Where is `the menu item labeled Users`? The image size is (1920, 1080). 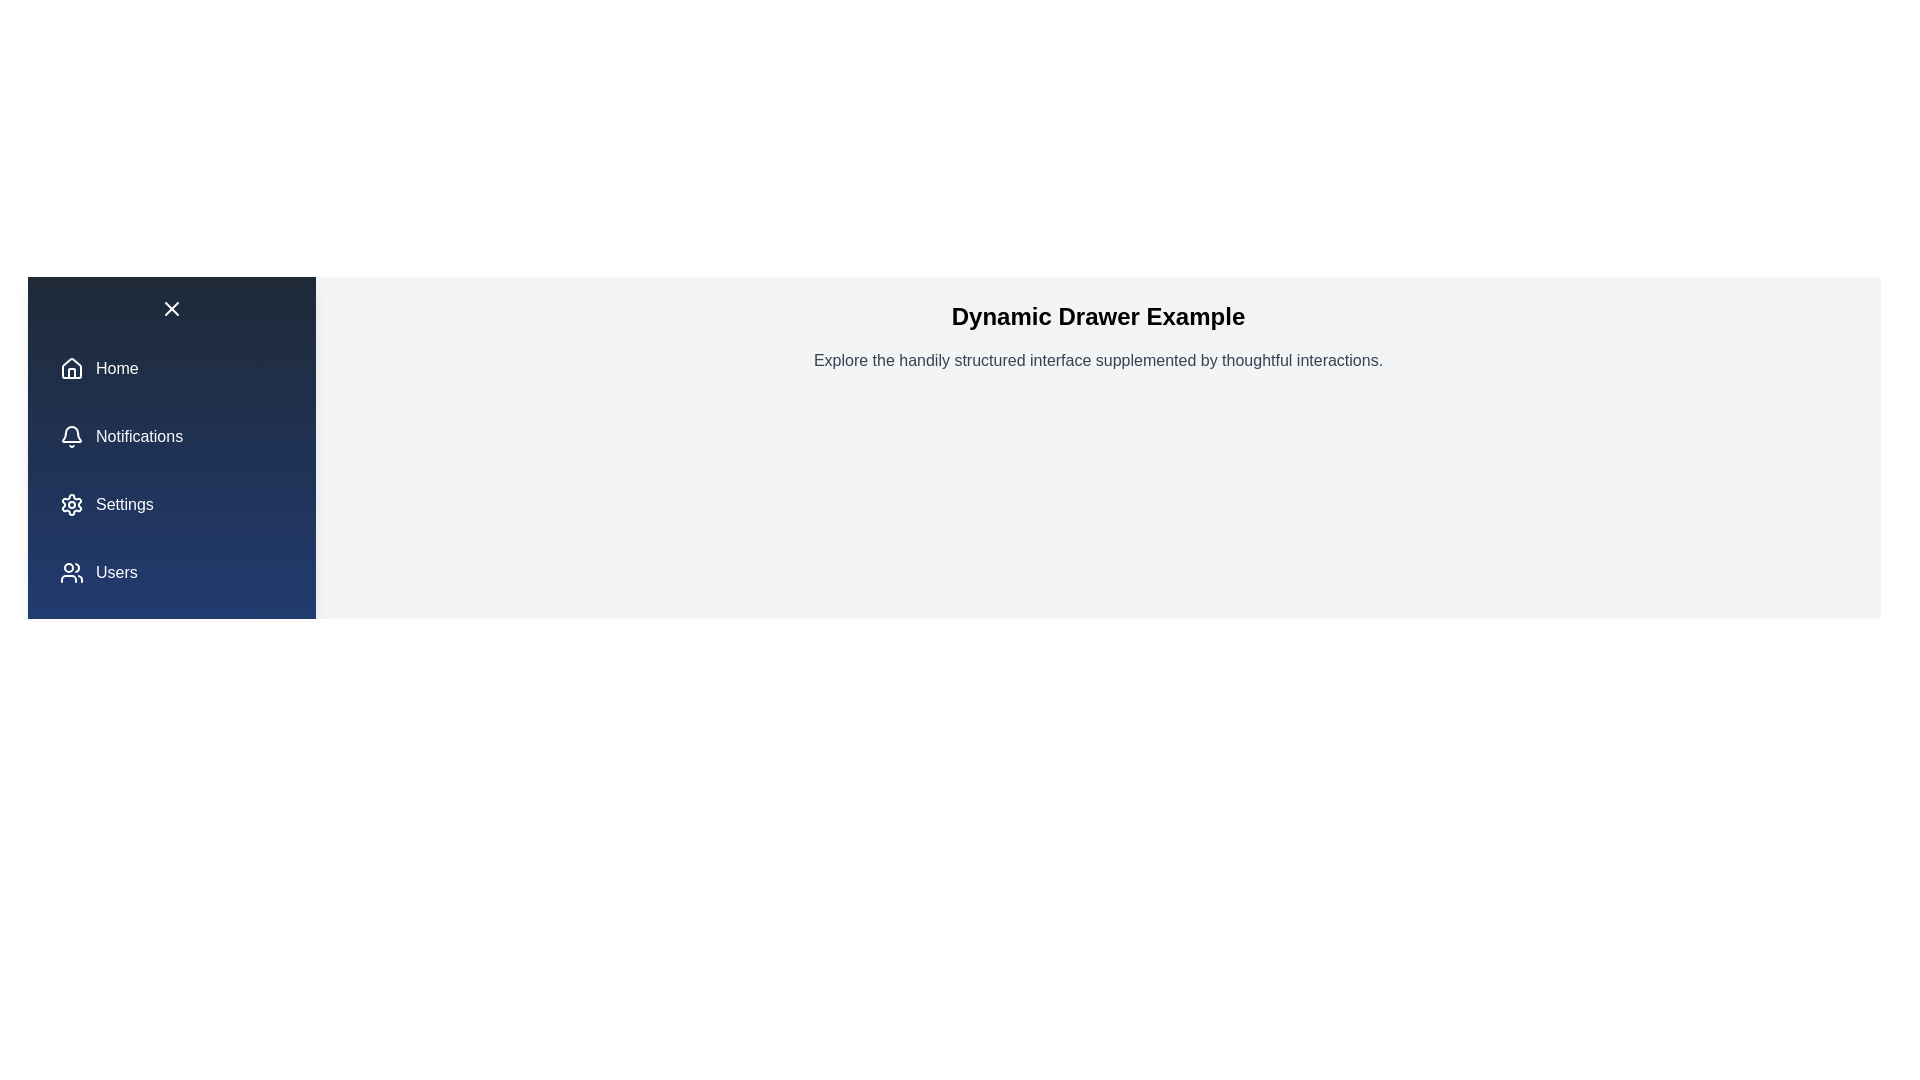 the menu item labeled Users is located at coordinates (172, 573).